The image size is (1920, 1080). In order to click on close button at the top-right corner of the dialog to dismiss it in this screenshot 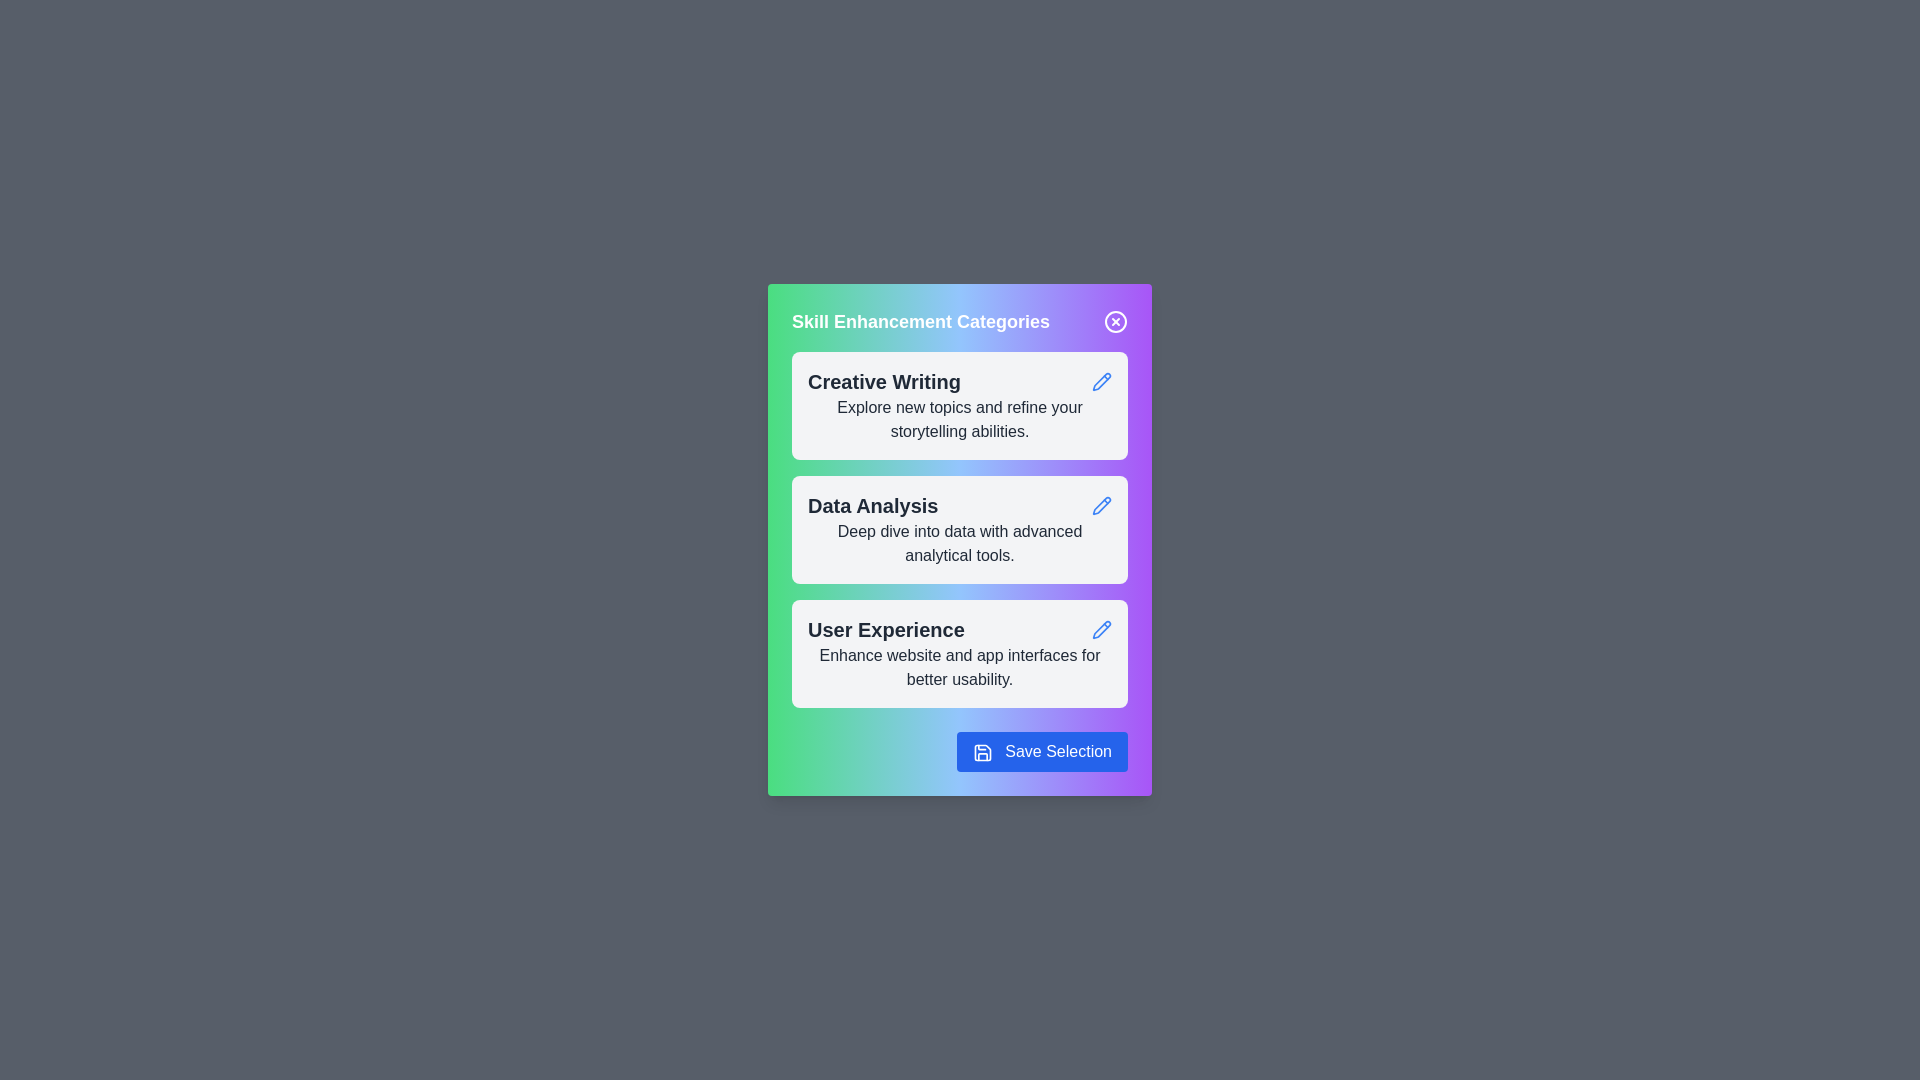, I will do `click(1115, 320)`.